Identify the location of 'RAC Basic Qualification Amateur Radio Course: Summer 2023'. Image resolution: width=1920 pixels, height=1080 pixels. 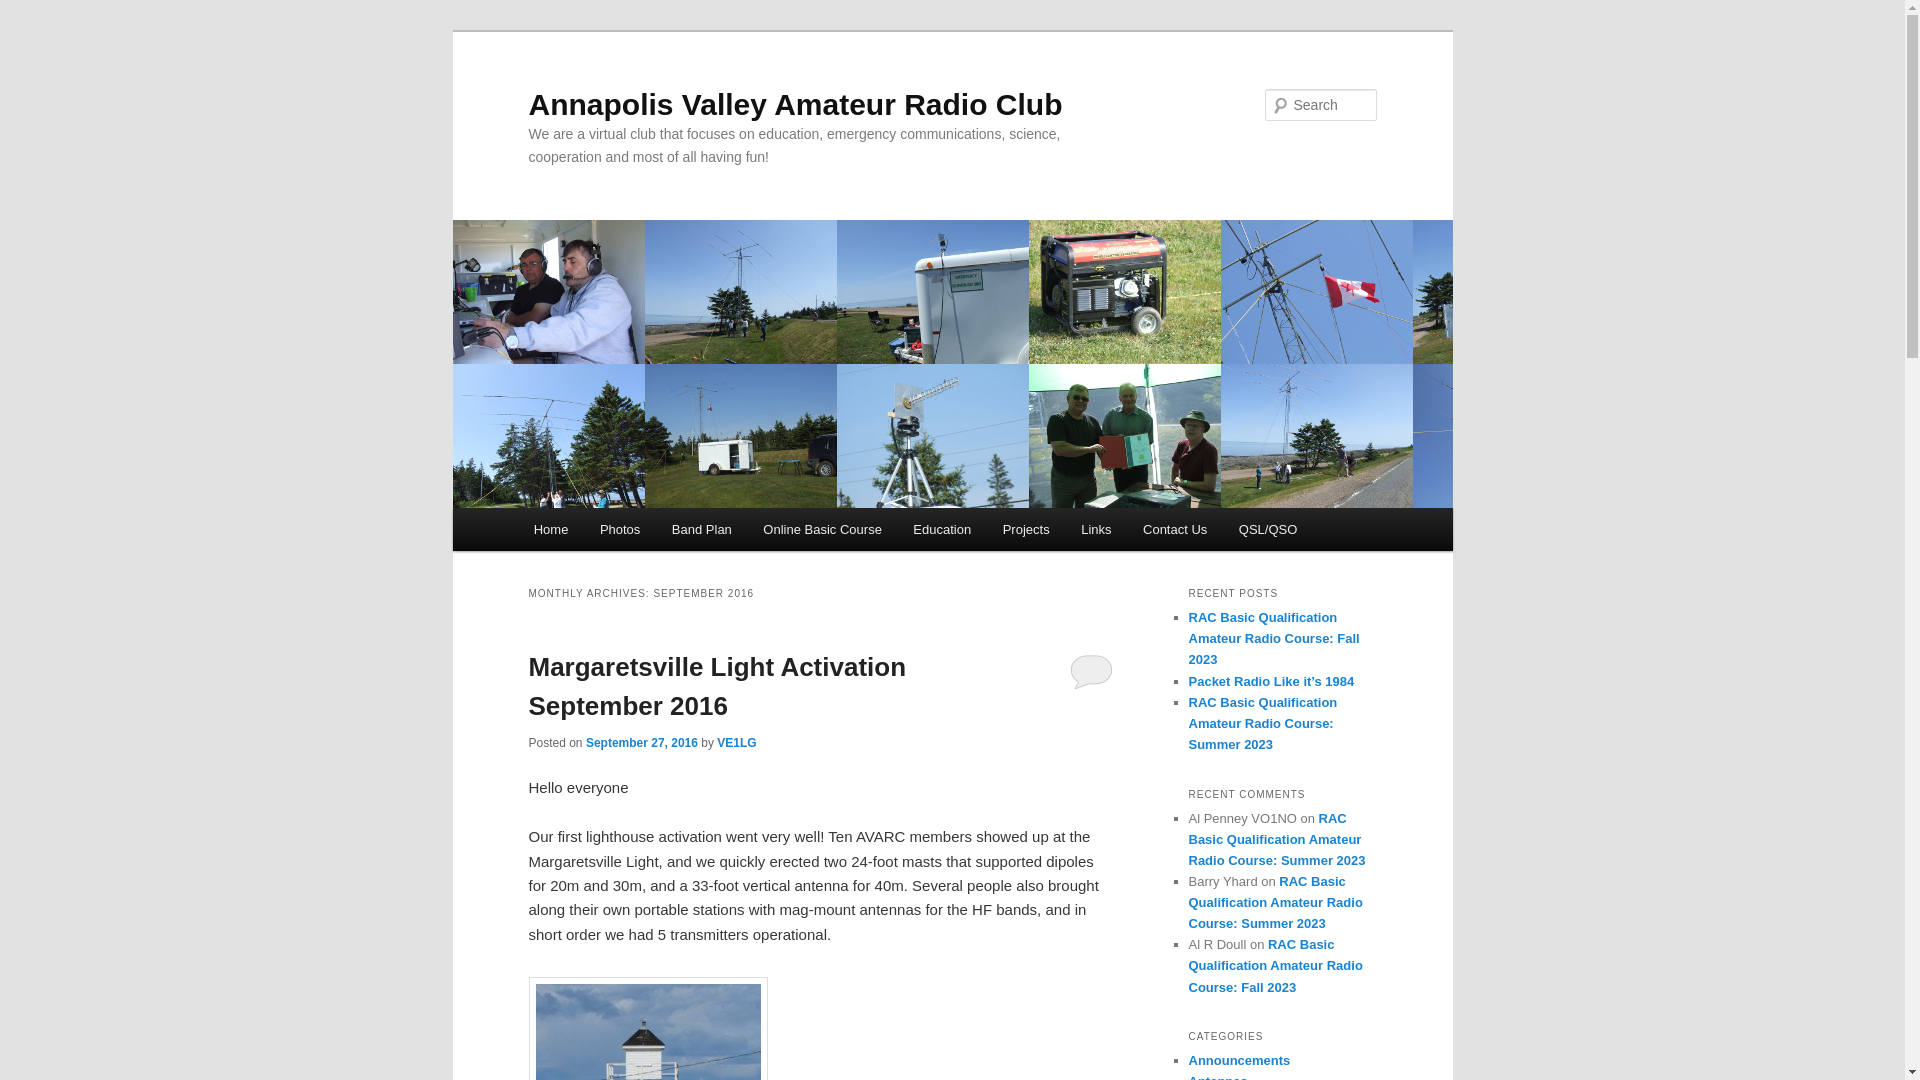
(1275, 838).